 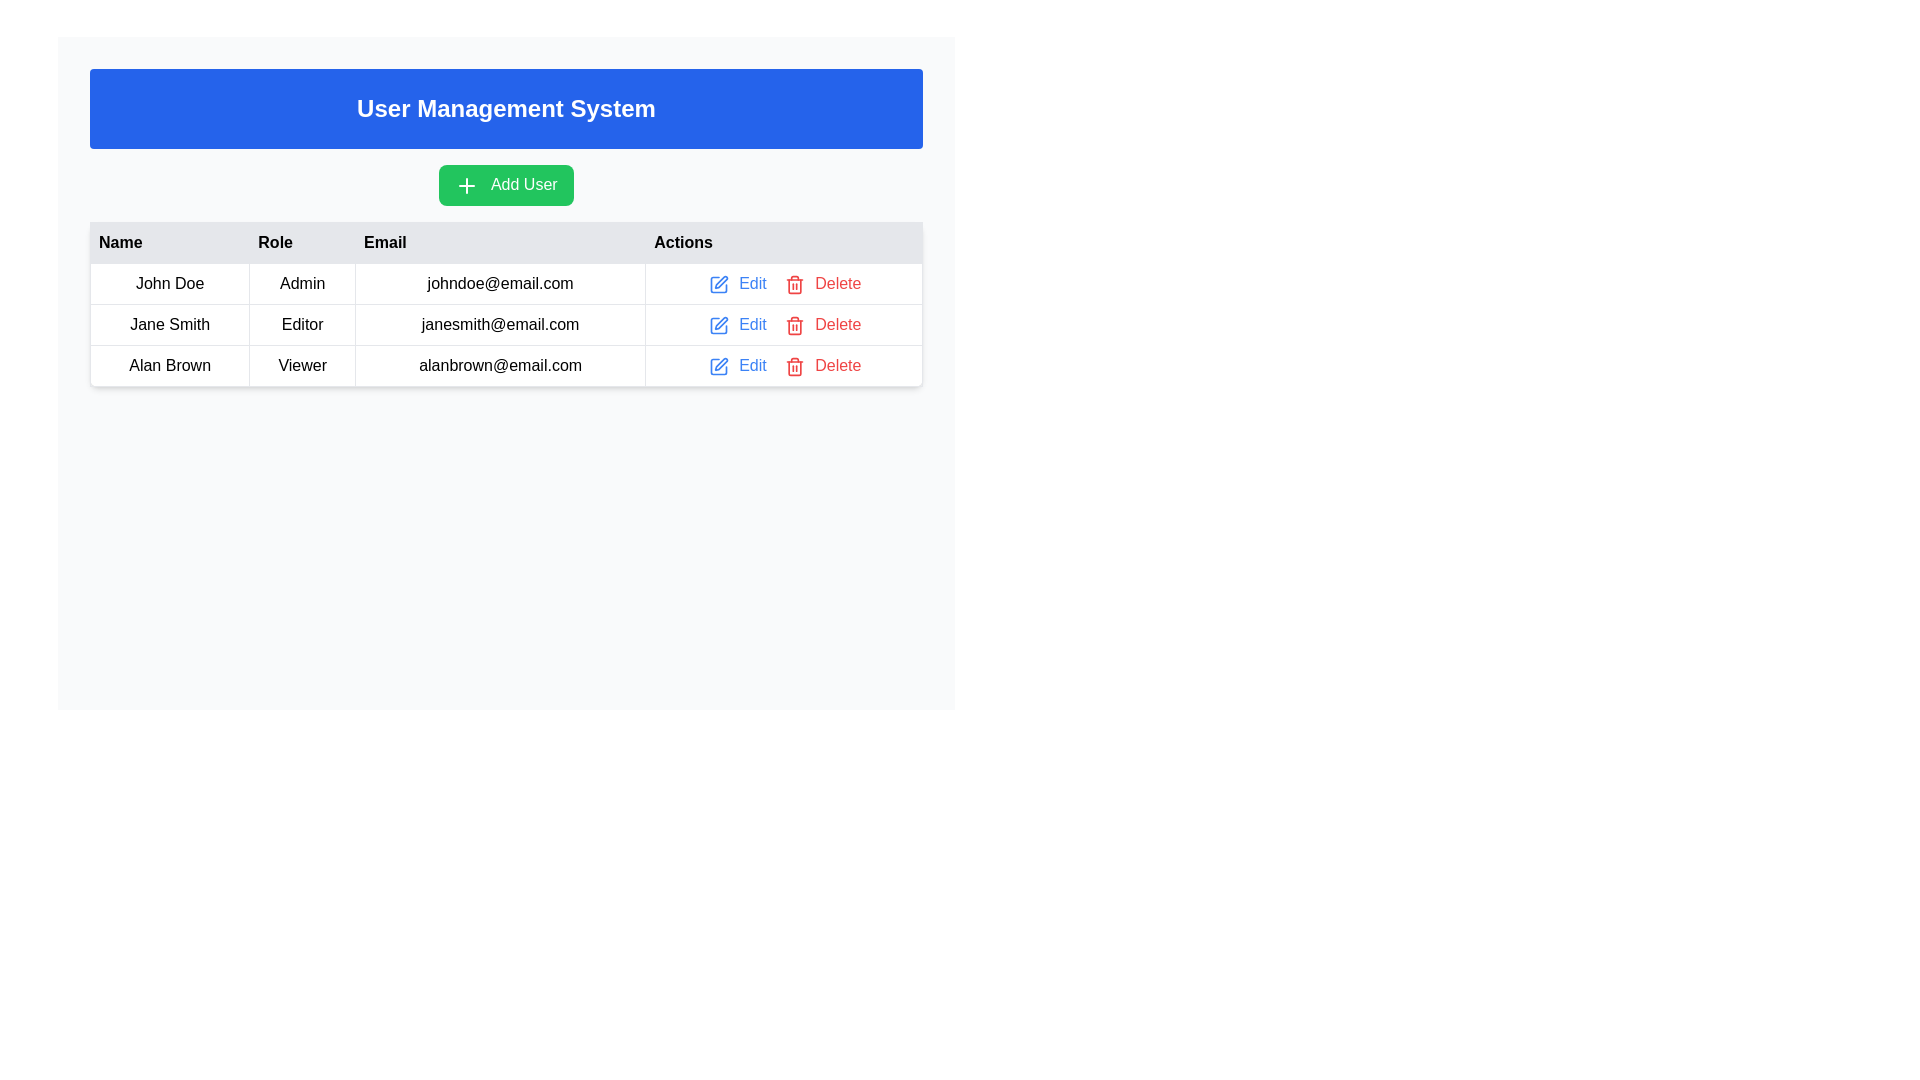 What do you see at coordinates (793, 326) in the screenshot?
I see `the trash bin icon in the 'Actions' column of the user management table for the 'Delete' action corresponding to 'Alan Brown'` at bounding box center [793, 326].